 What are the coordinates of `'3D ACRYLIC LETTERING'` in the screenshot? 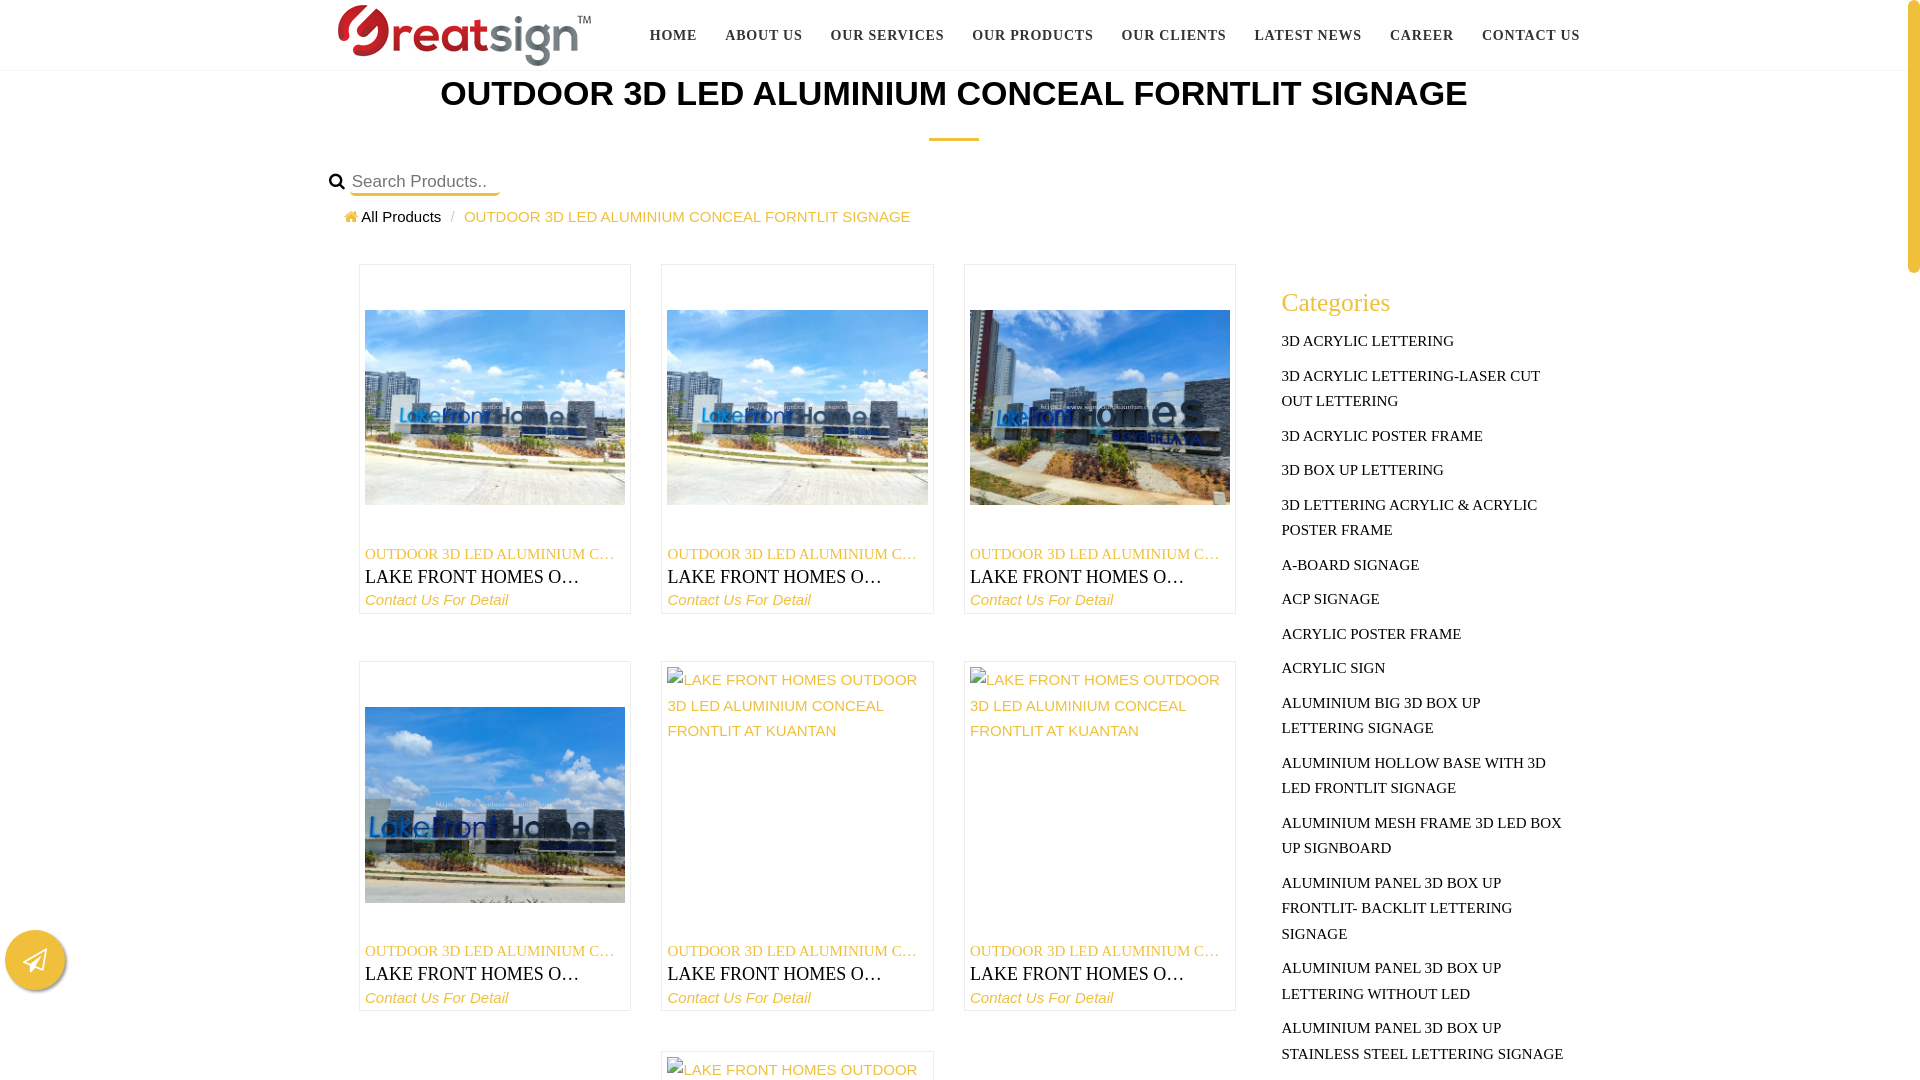 It's located at (1422, 341).